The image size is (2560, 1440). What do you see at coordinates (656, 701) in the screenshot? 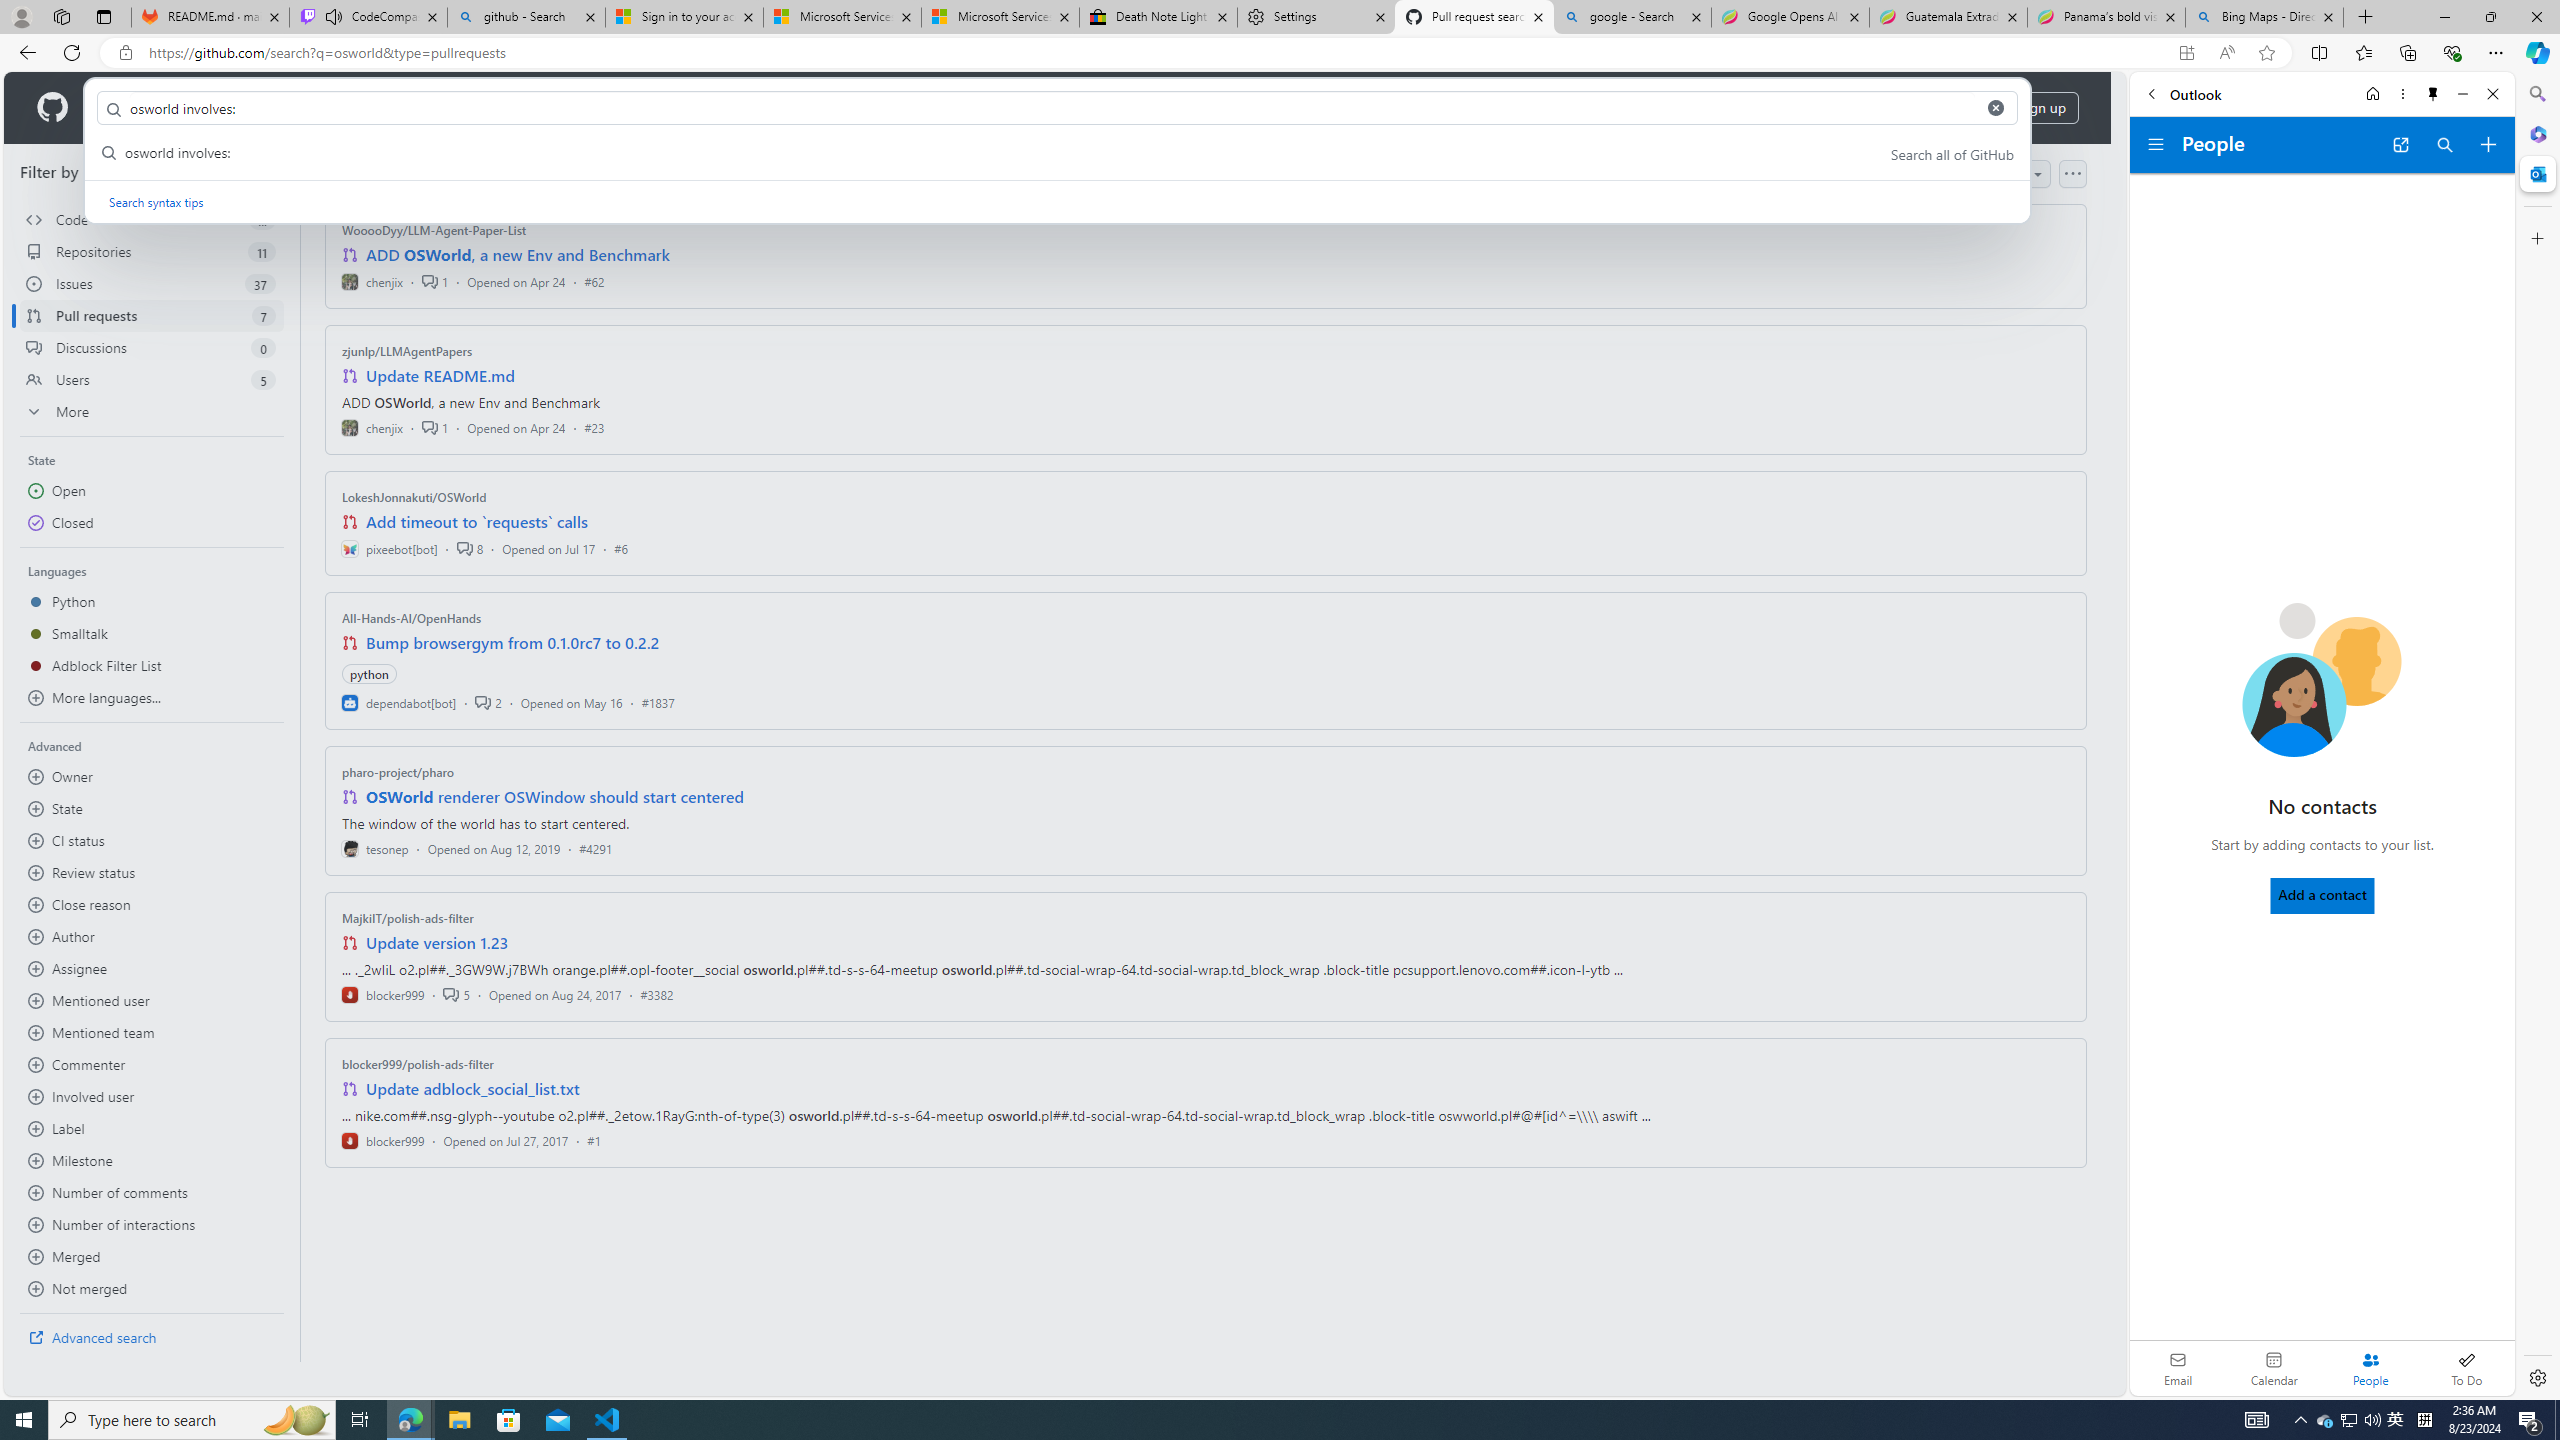
I see `'#1837'` at bounding box center [656, 701].